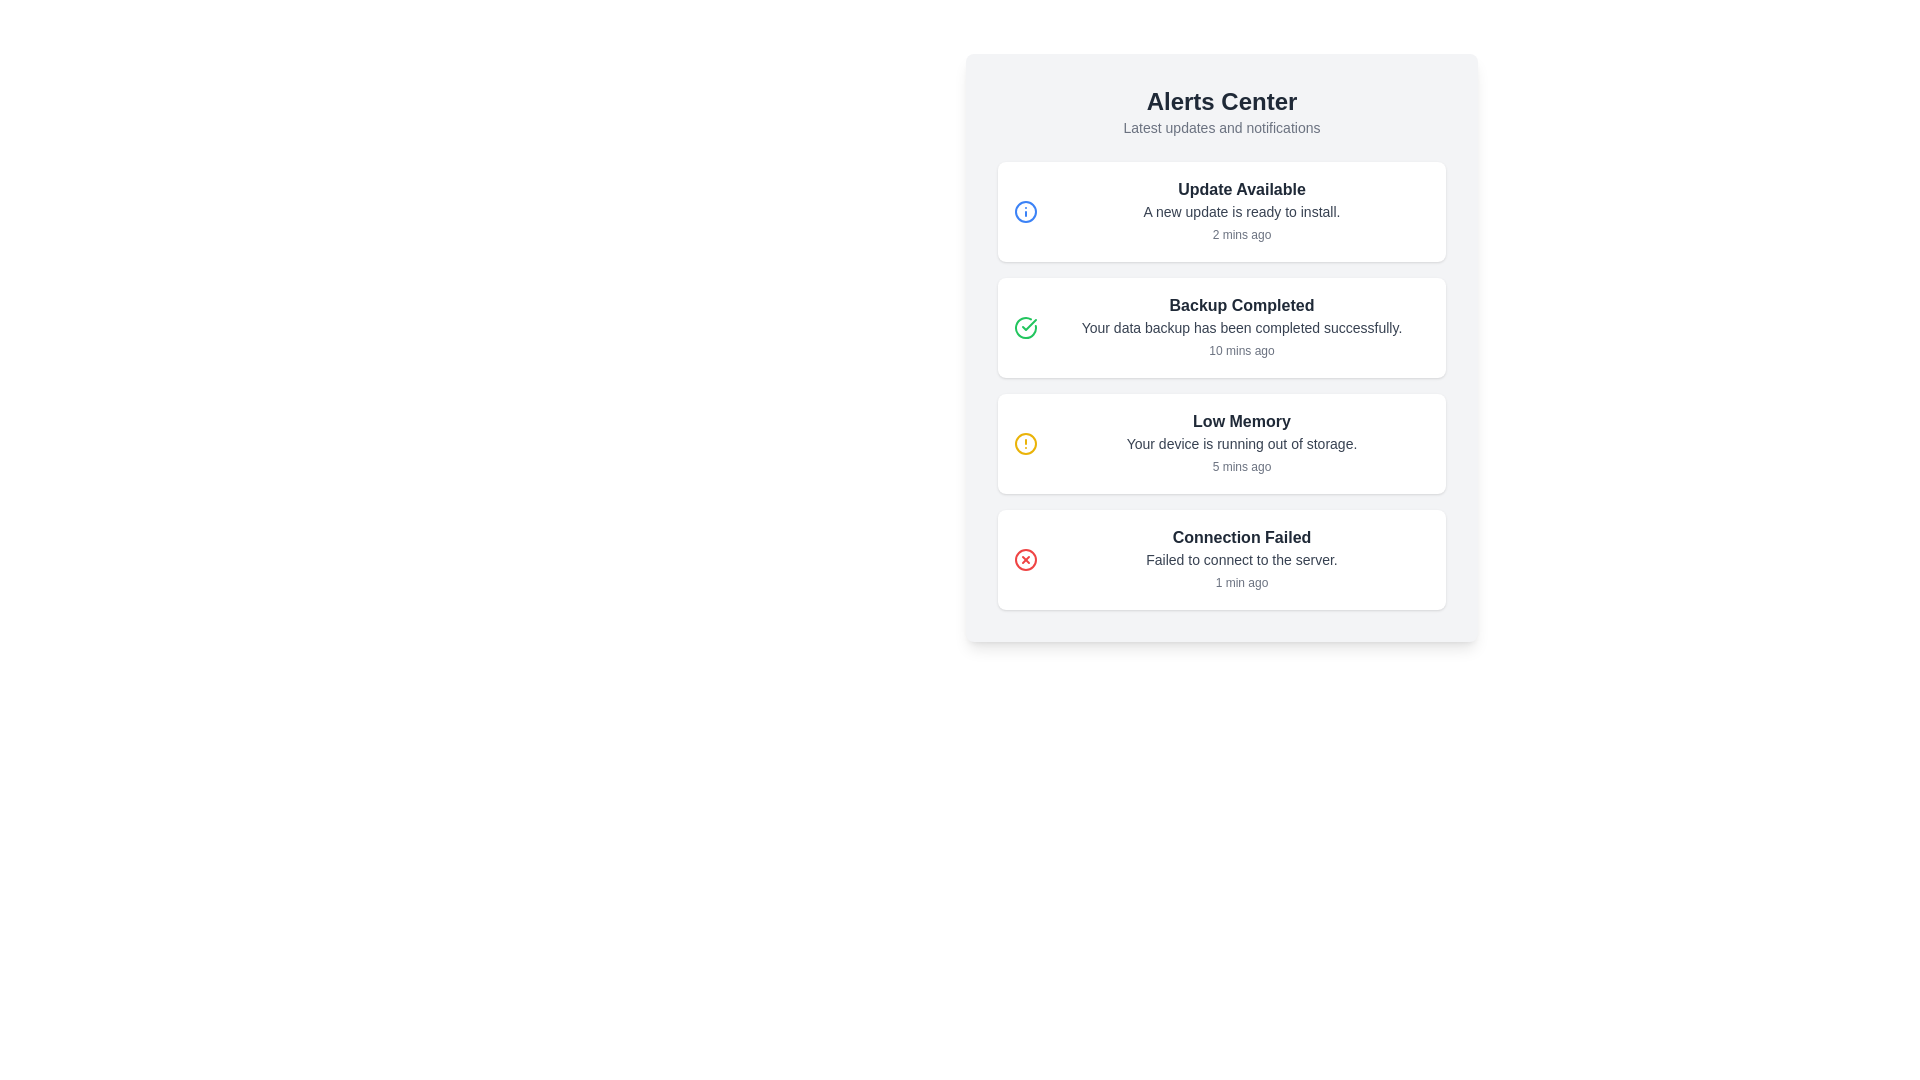  What do you see at coordinates (1026, 442) in the screenshot?
I see `circular SVG component styled with a yellow border, located within the 'Low Memory' alert section of the interface` at bounding box center [1026, 442].